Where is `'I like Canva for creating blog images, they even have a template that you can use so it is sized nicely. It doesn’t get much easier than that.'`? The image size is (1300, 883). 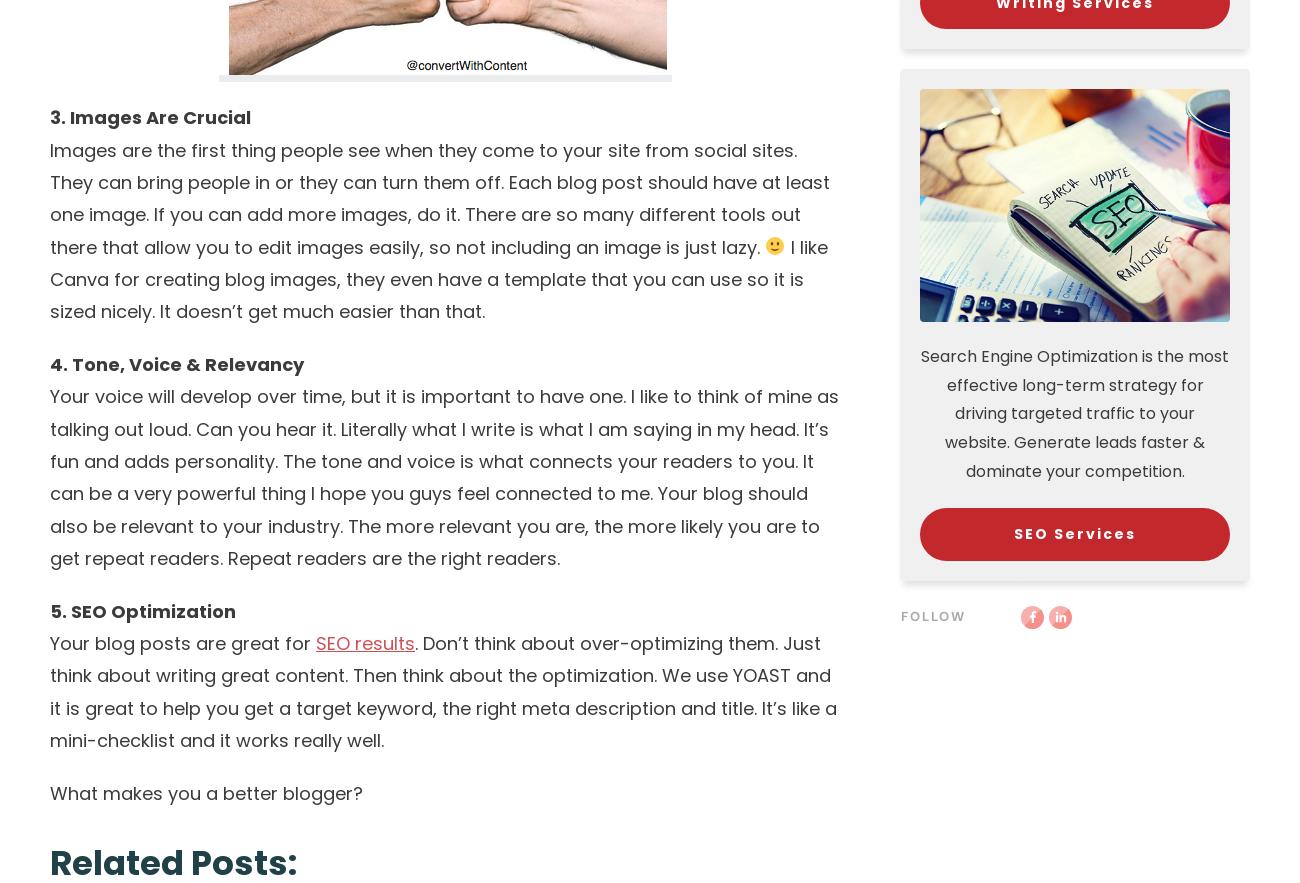 'I like Canva for creating blog images, they even have a template that you can use so it is sized nicely. It doesn’t get much easier than that.' is located at coordinates (437, 279).